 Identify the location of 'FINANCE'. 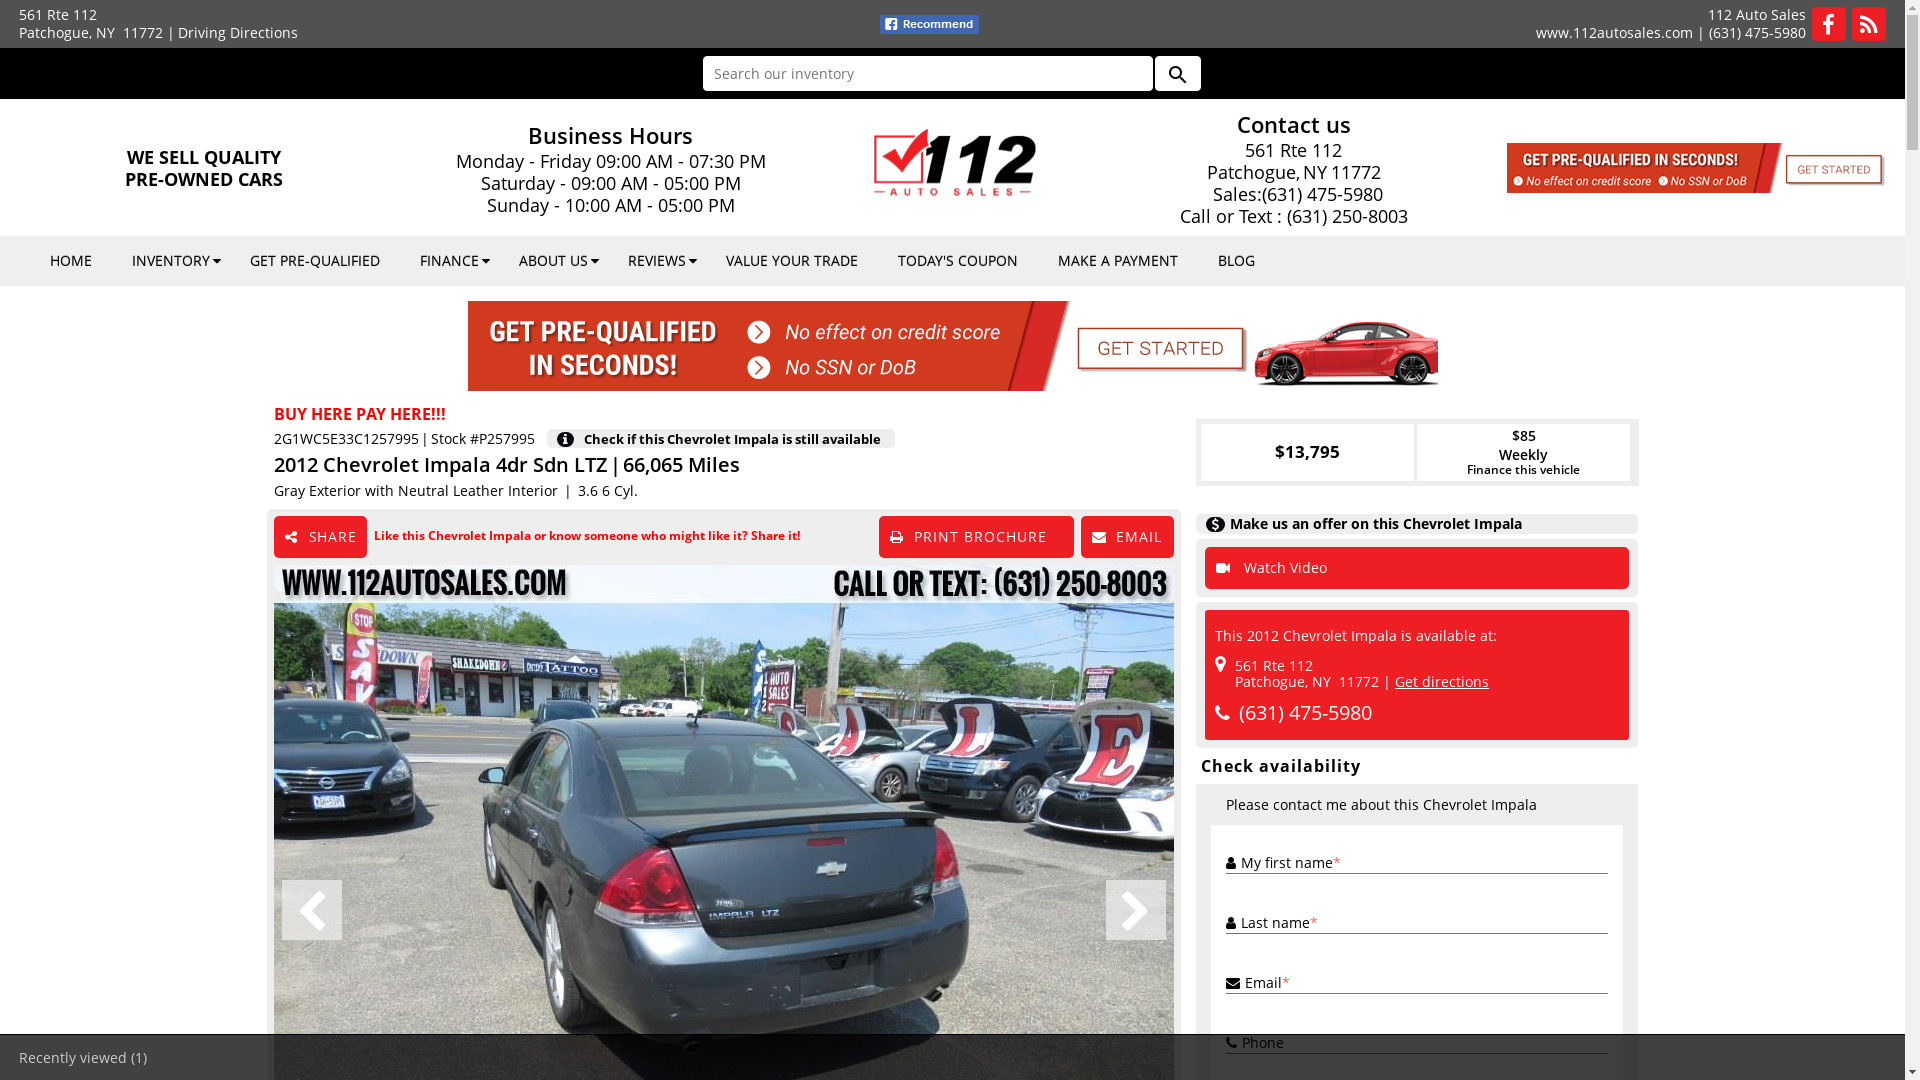
(399, 260).